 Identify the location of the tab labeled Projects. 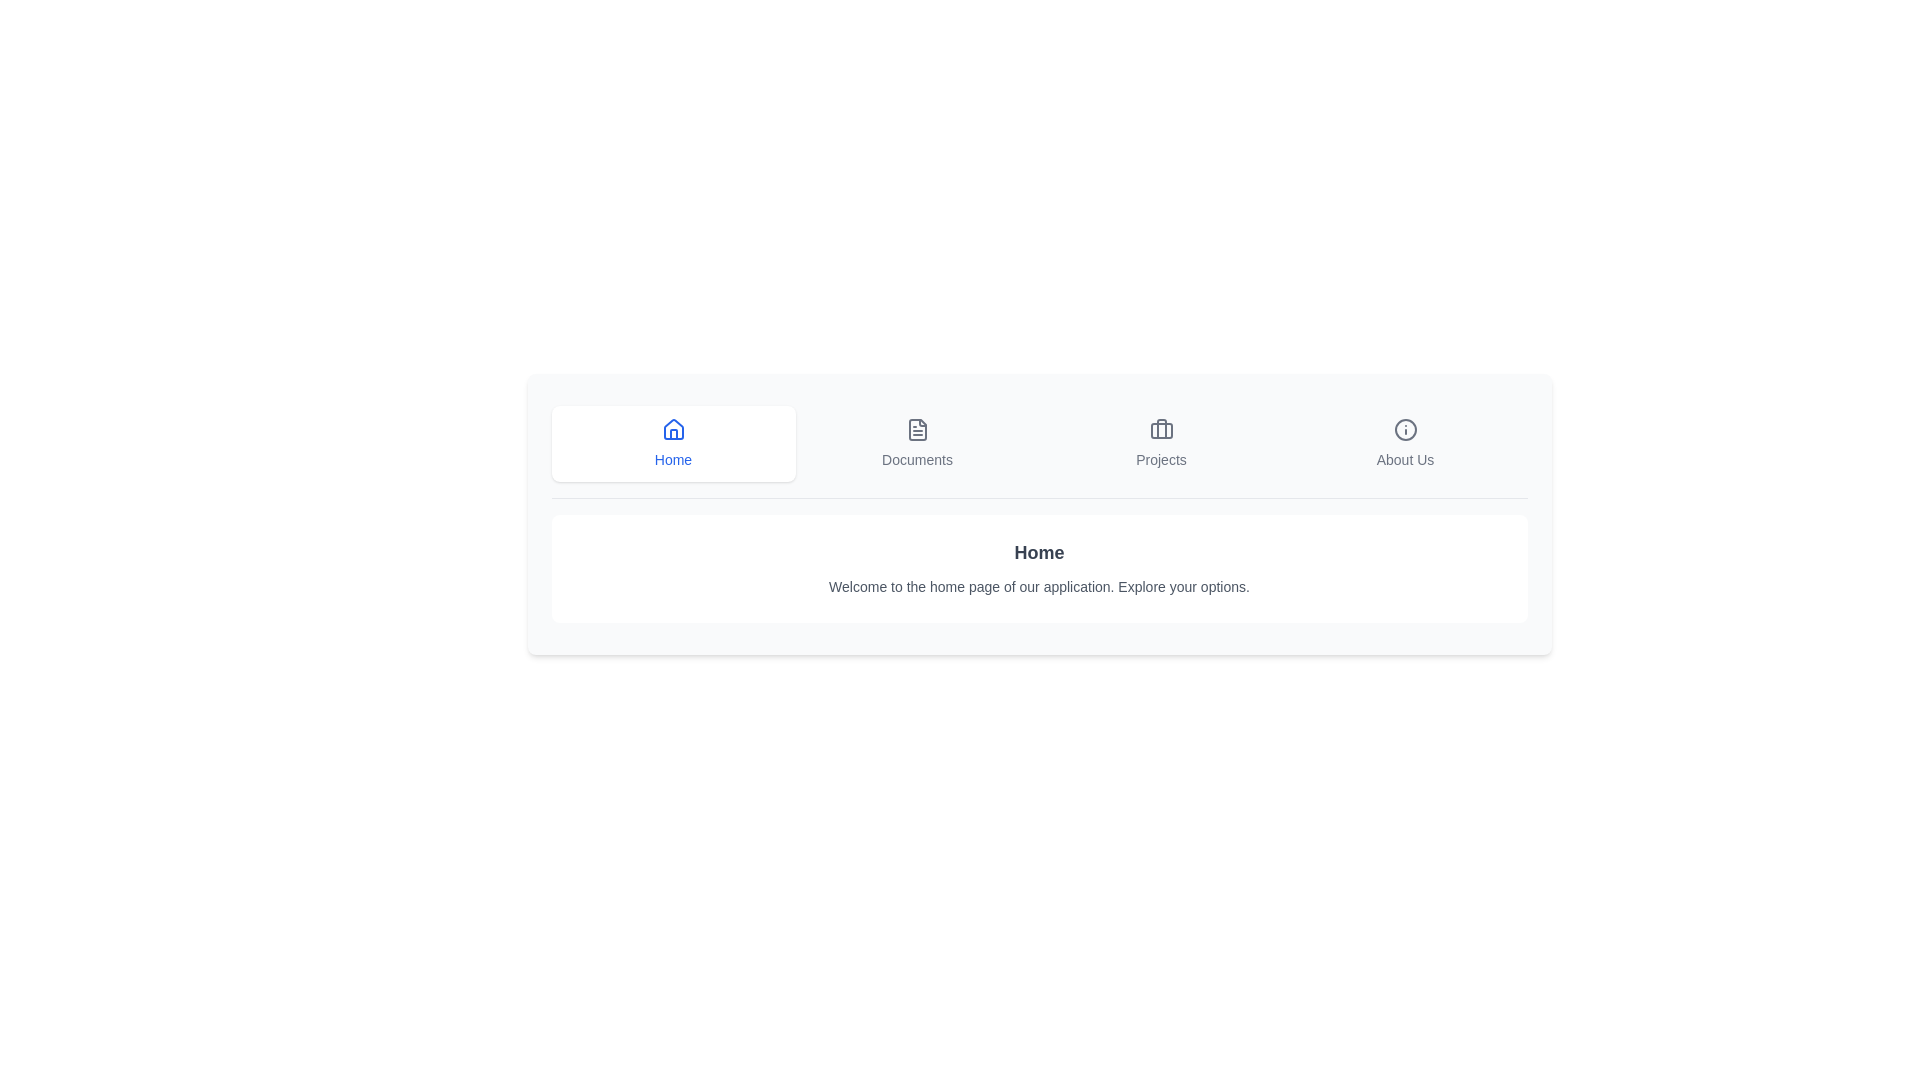
(1161, 442).